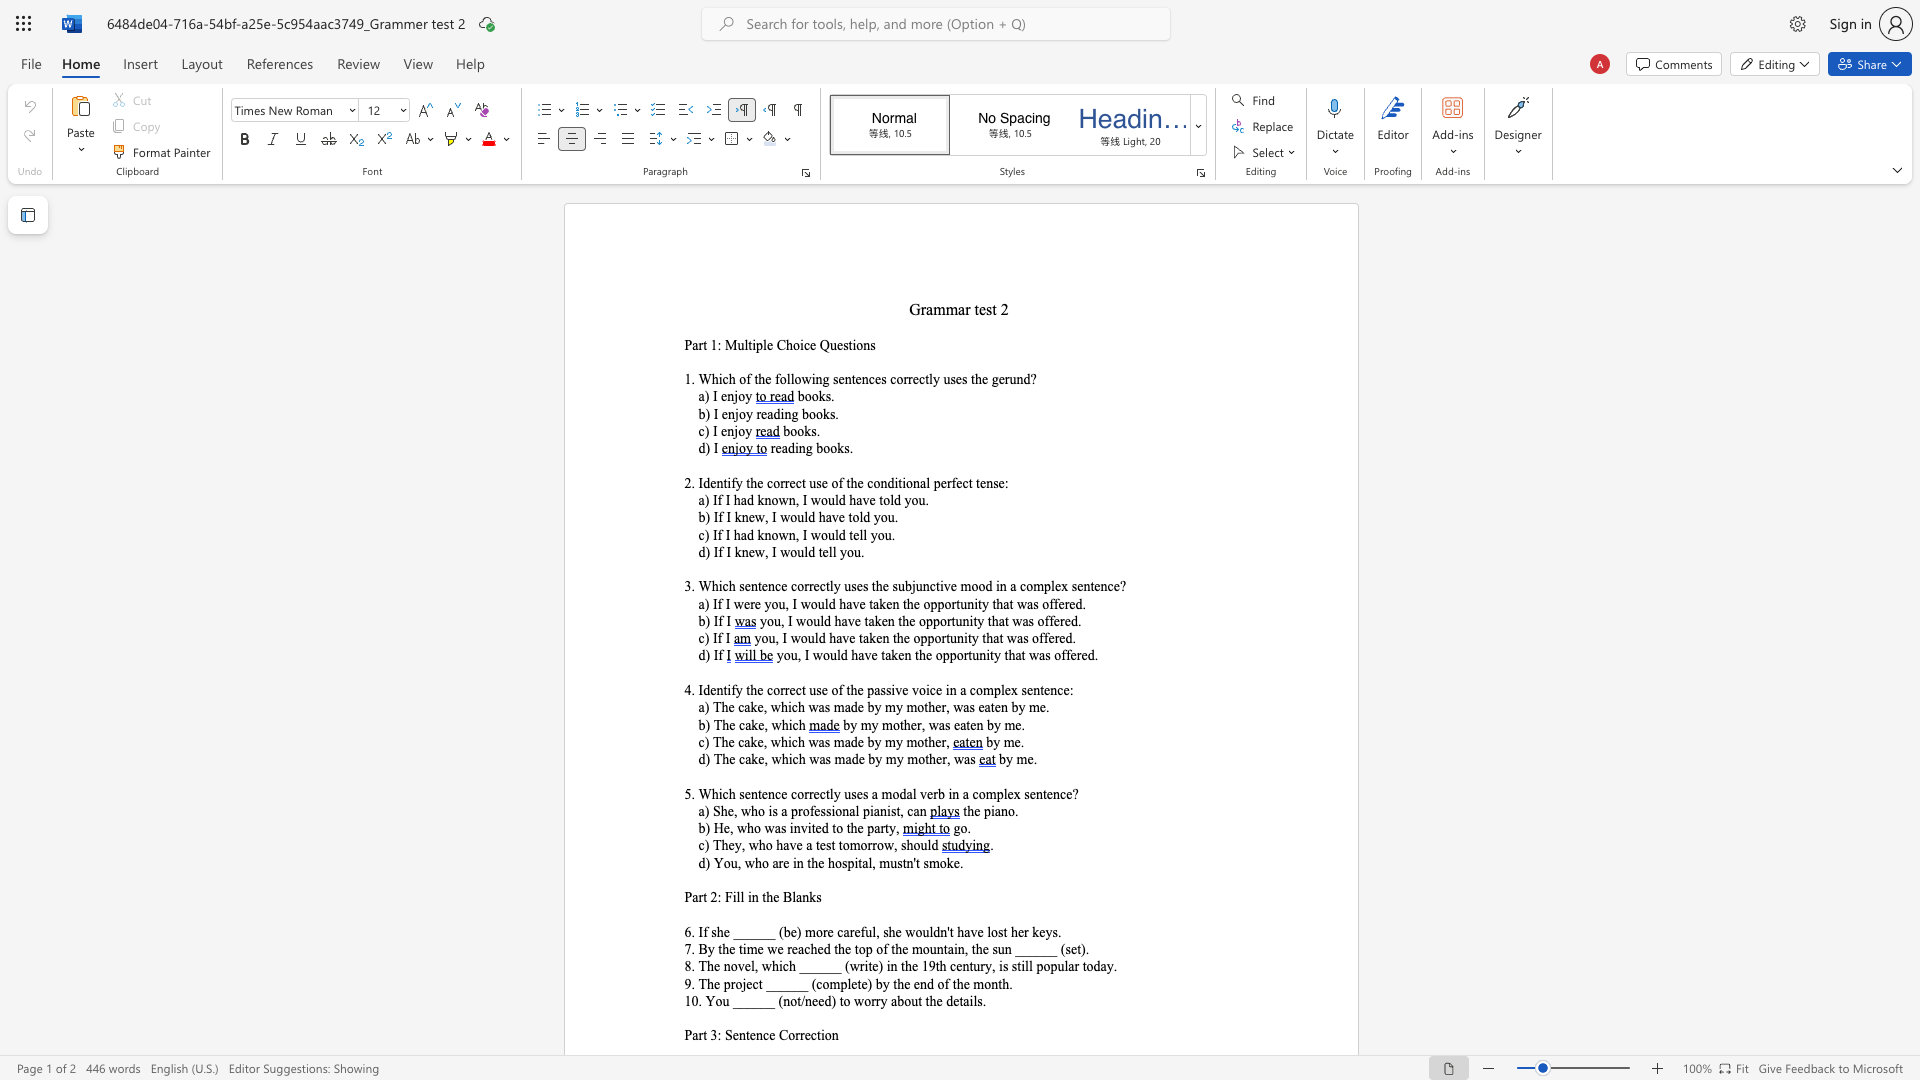 The width and height of the screenshot is (1920, 1080). Describe the element at coordinates (976, 725) in the screenshot. I see `the subset text "n b" within the text "by my mother, was eaten by me."` at that location.